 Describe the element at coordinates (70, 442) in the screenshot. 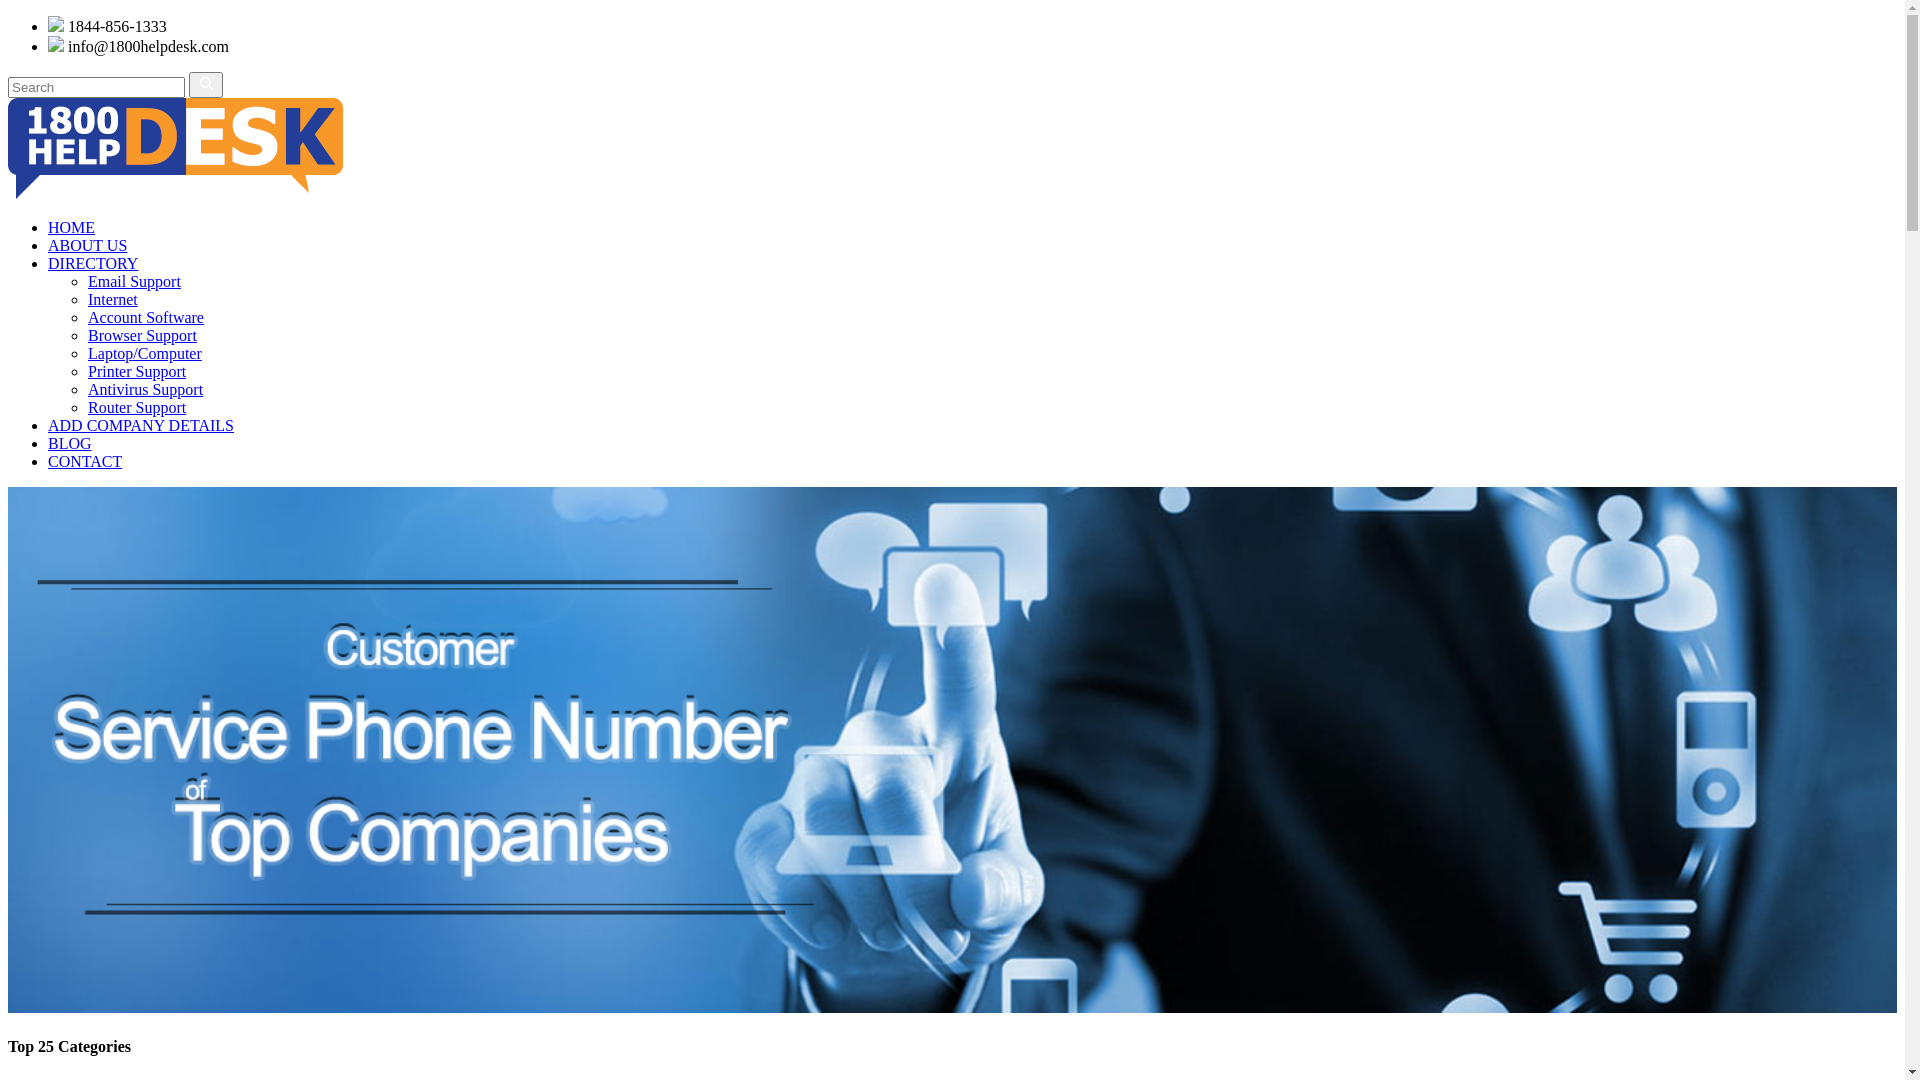

I see `'BLOG'` at that location.